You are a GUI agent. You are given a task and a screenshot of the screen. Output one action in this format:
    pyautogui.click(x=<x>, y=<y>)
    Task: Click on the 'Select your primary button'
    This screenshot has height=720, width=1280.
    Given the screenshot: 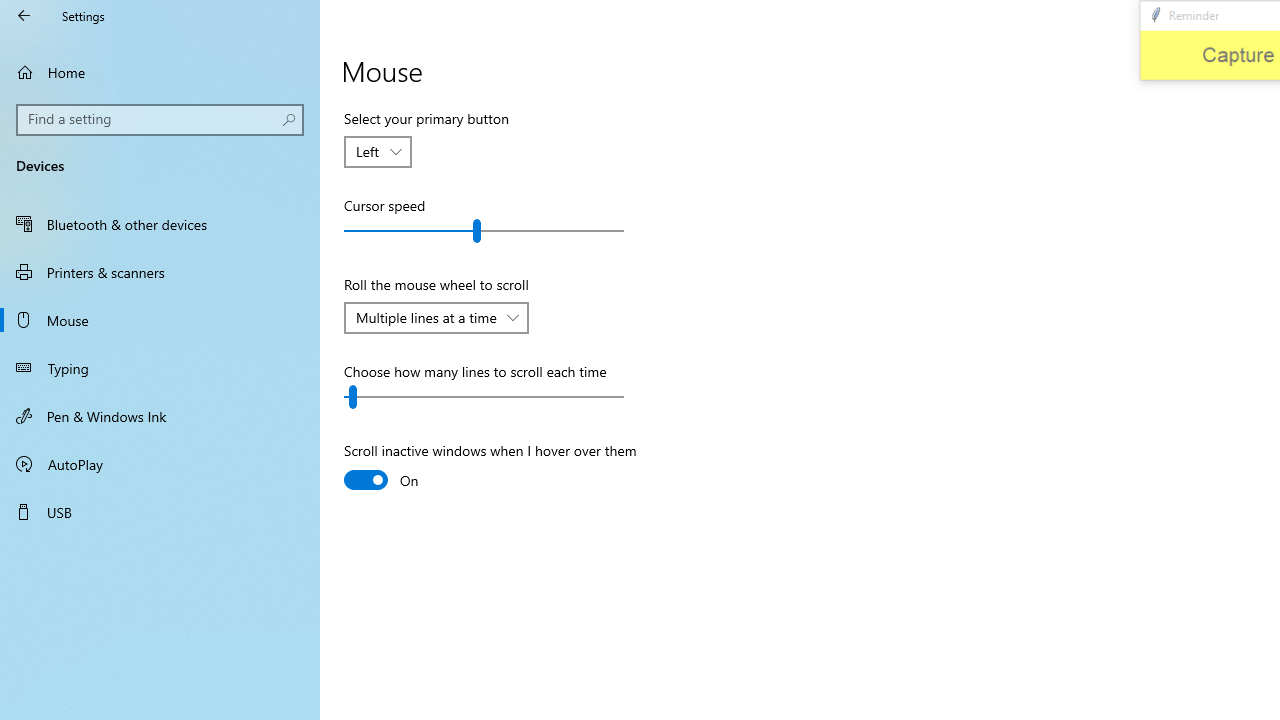 What is the action you would take?
    pyautogui.click(x=378, y=150)
    